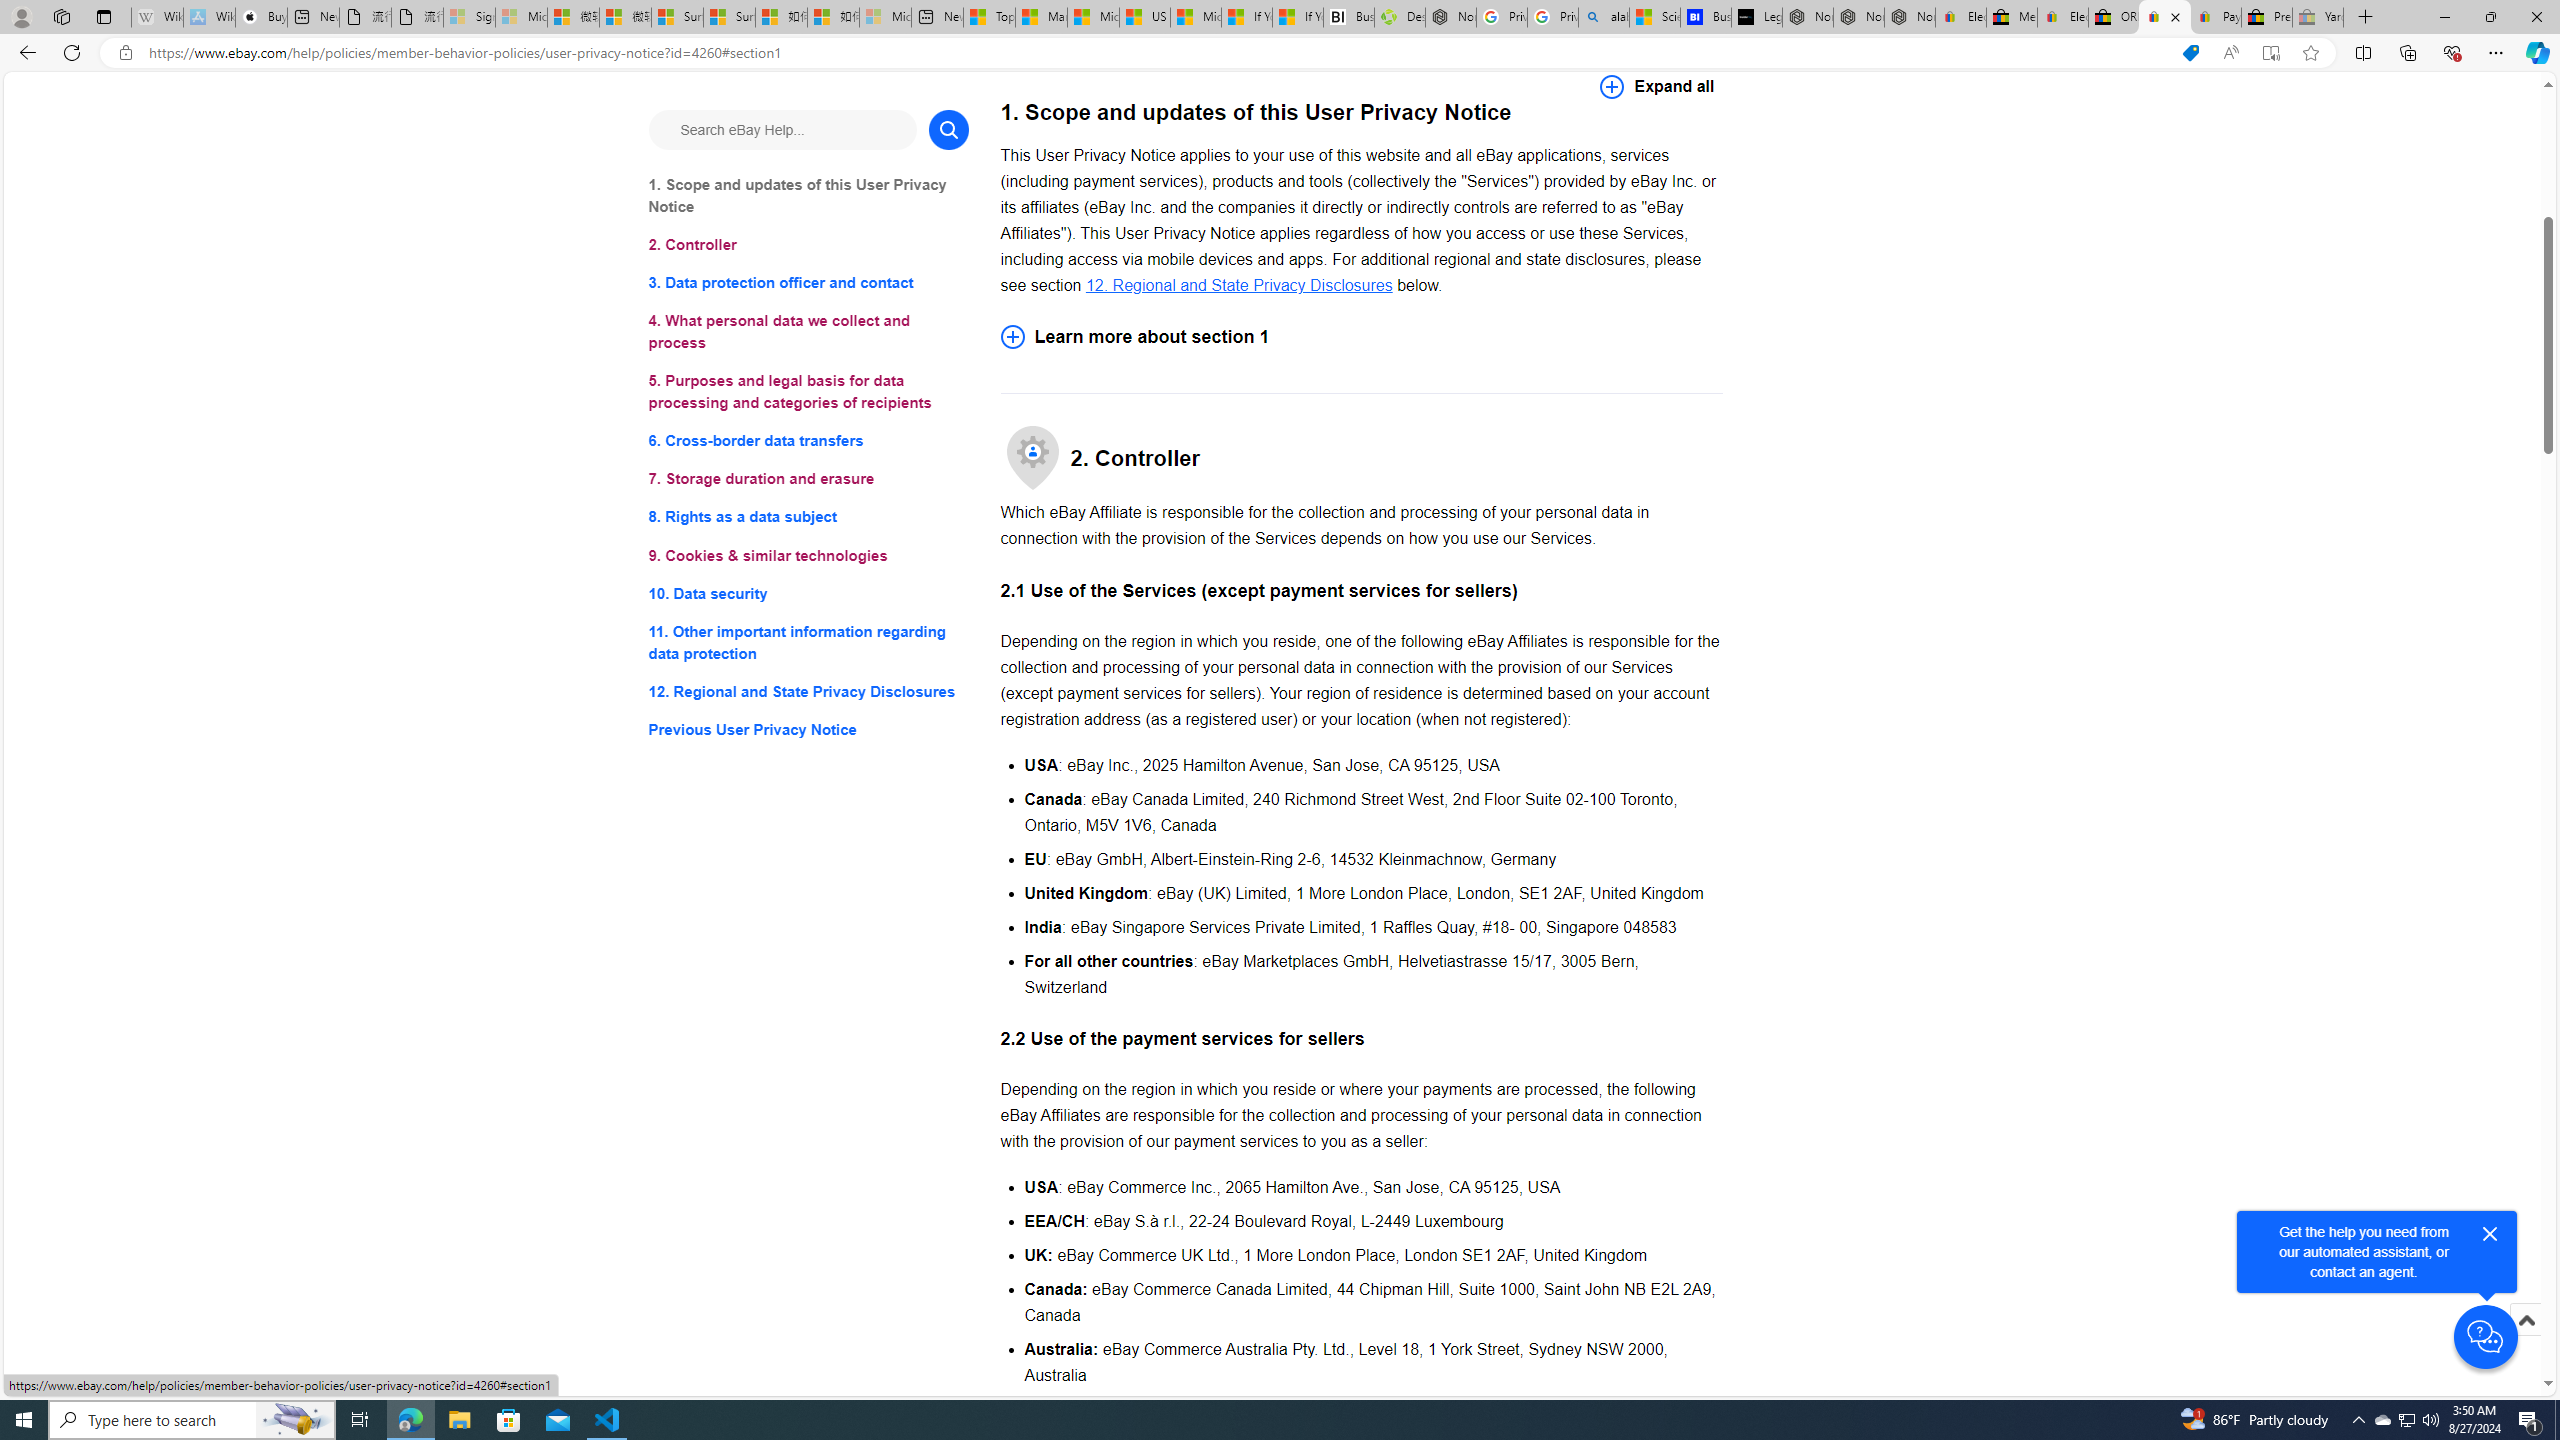 This screenshot has height=1440, width=2560. What do you see at coordinates (807, 283) in the screenshot?
I see `'3. Data protection officer and contact'` at bounding box center [807, 283].